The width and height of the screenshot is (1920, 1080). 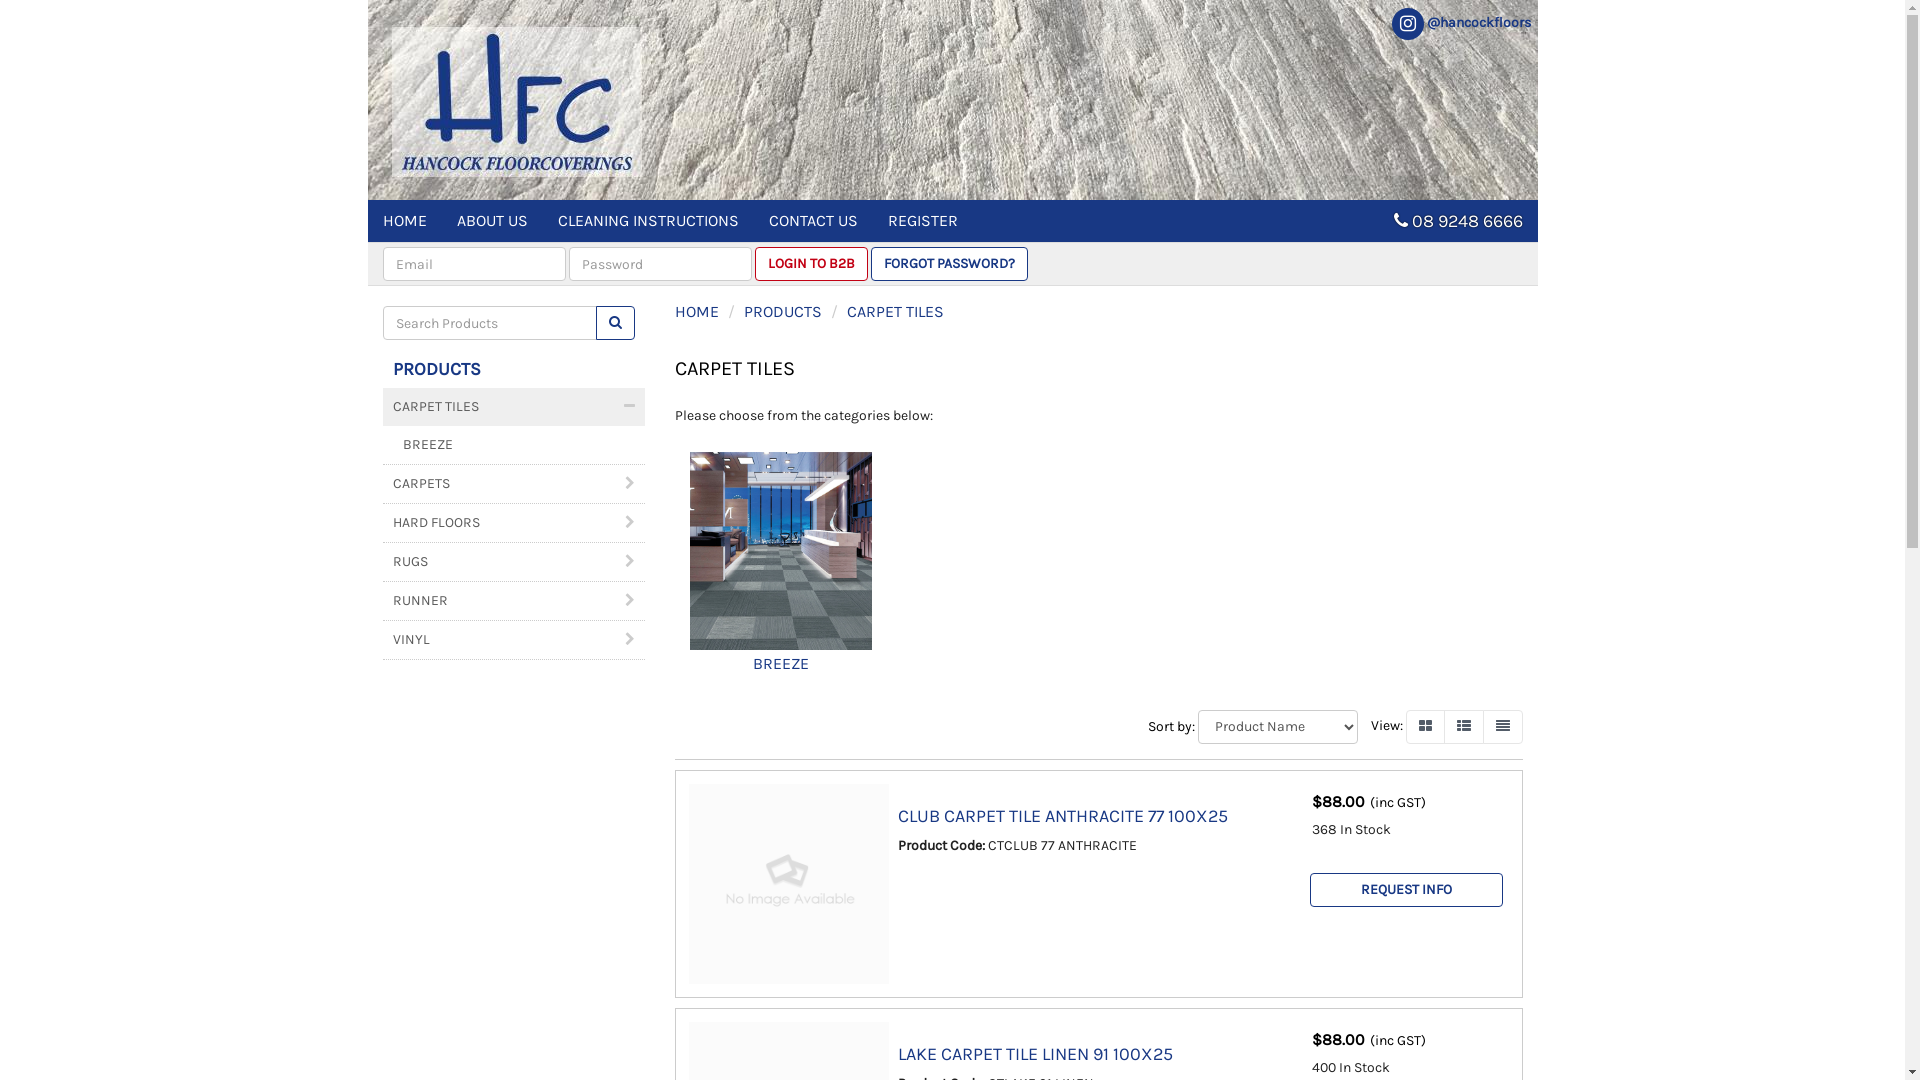 I want to click on 'HOME', so click(x=403, y=220).